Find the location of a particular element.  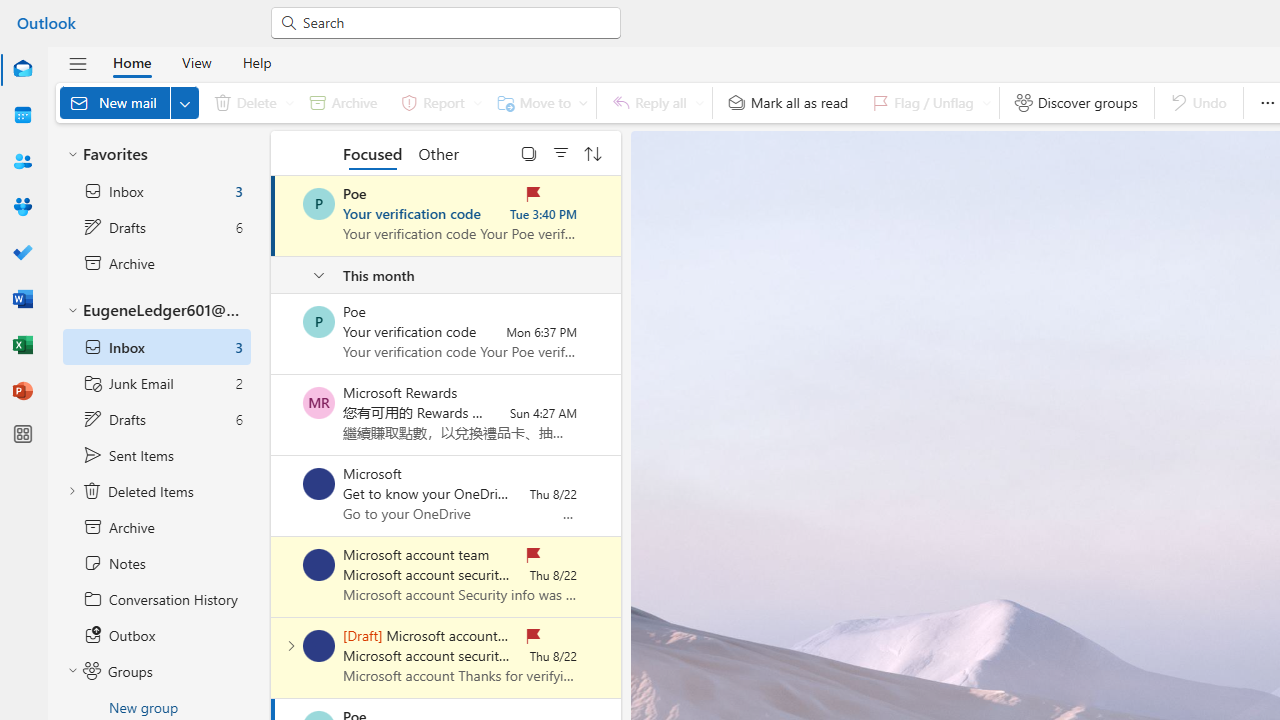

'Focused' is located at coordinates (373, 152).